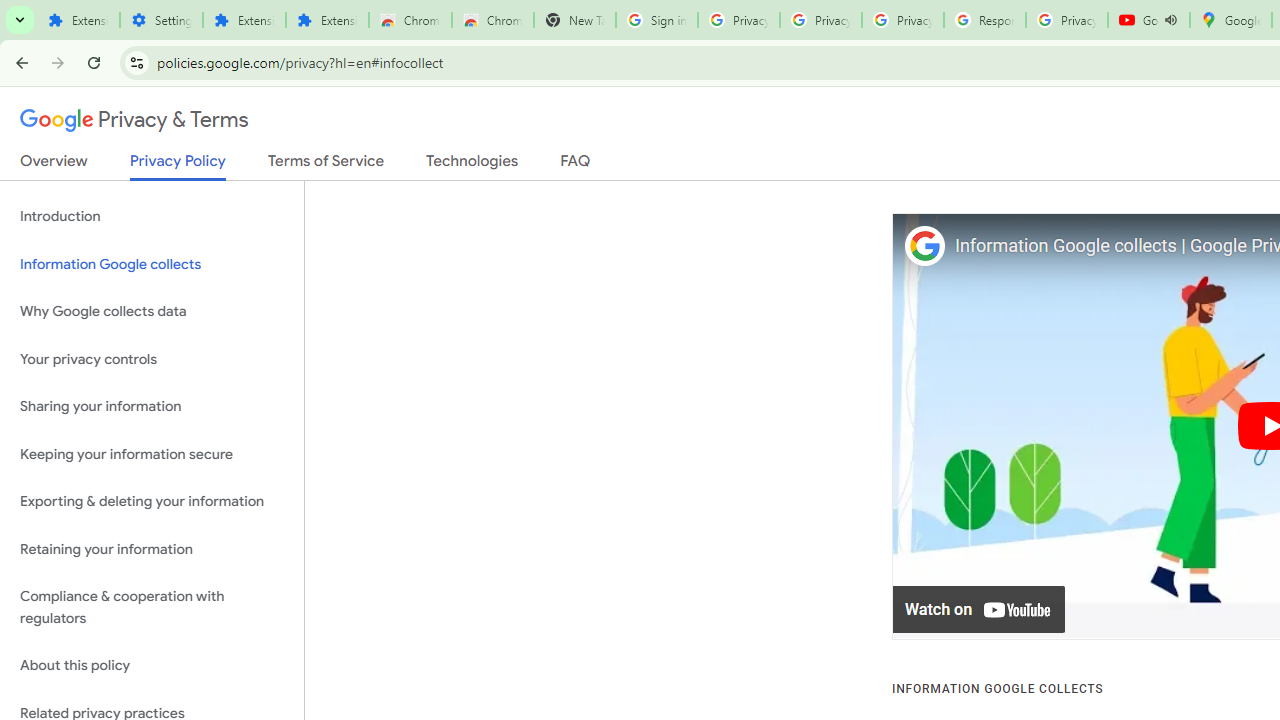 This screenshot has width=1280, height=720. What do you see at coordinates (151, 549) in the screenshot?
I see `'Retaining your information'` at bounding box center [151, 549].